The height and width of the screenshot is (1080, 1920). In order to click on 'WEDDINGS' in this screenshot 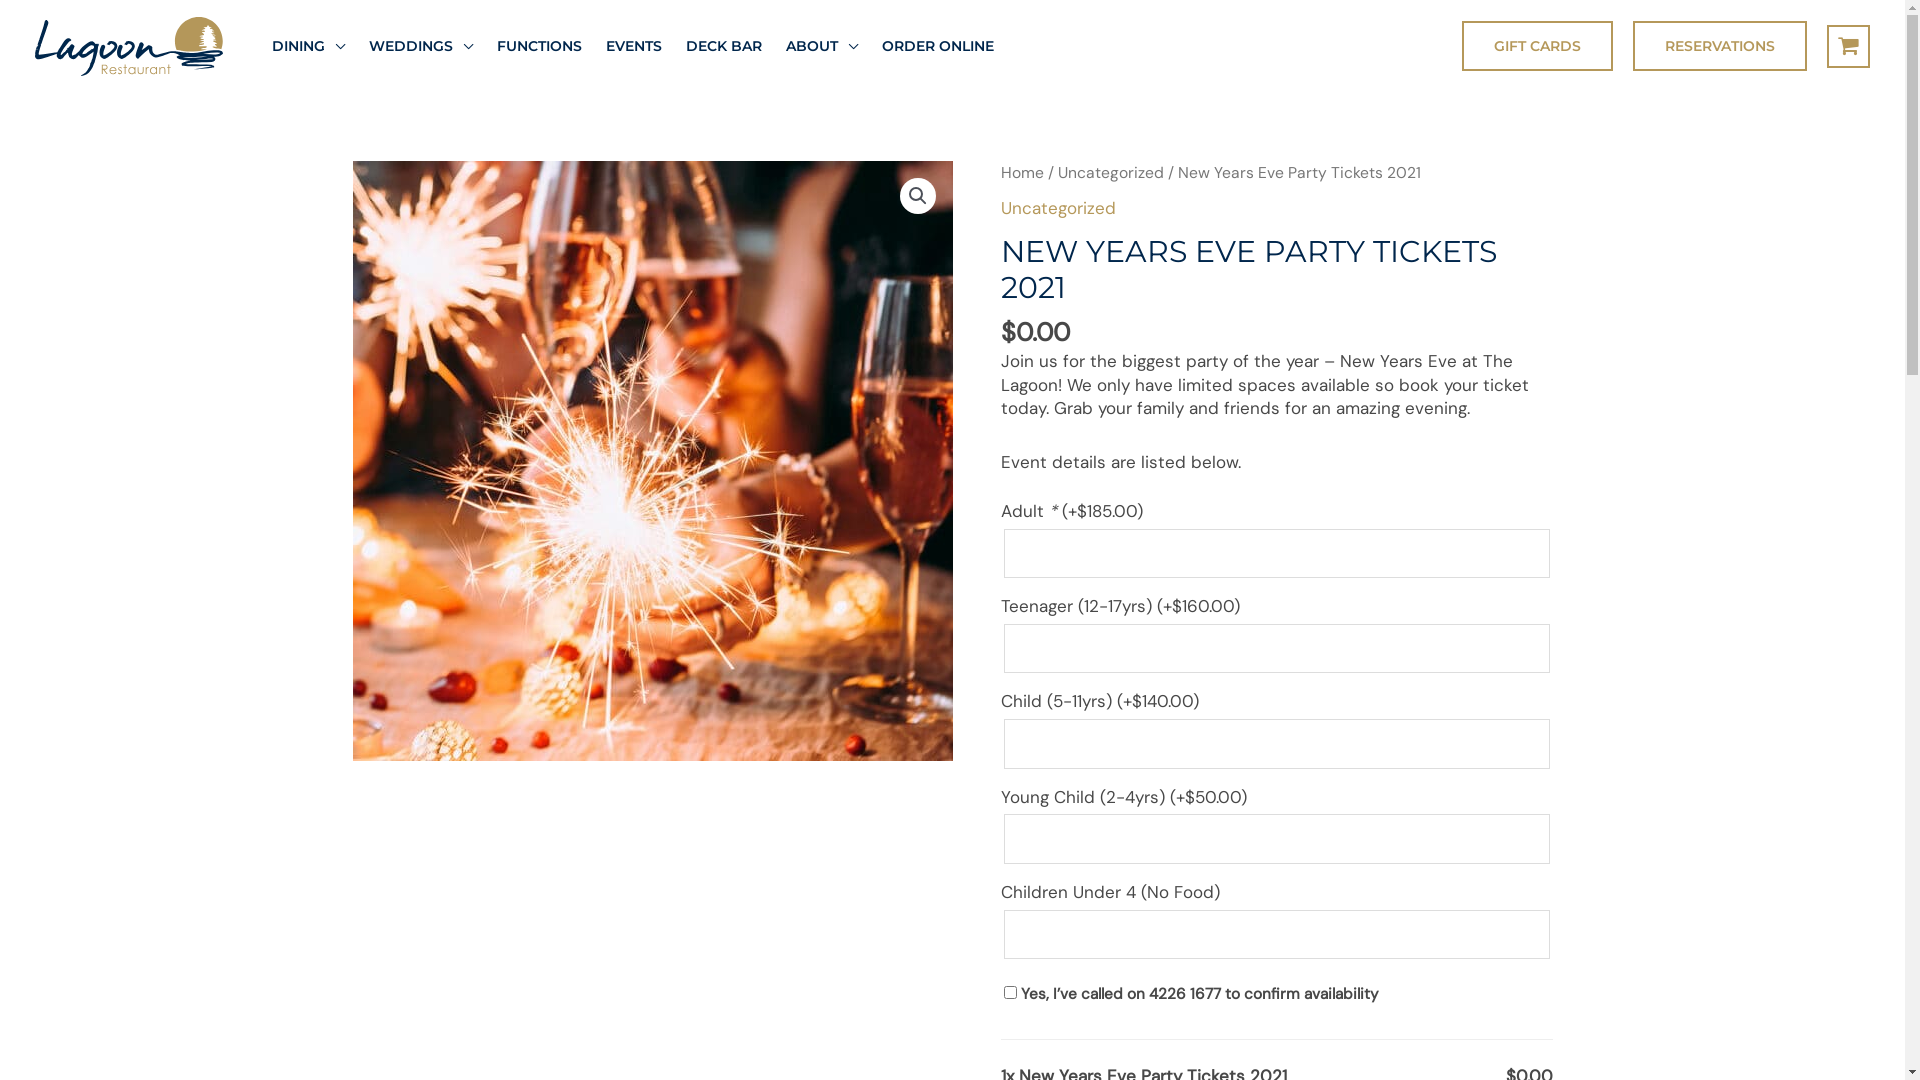, I will do `click(356, 45)`.